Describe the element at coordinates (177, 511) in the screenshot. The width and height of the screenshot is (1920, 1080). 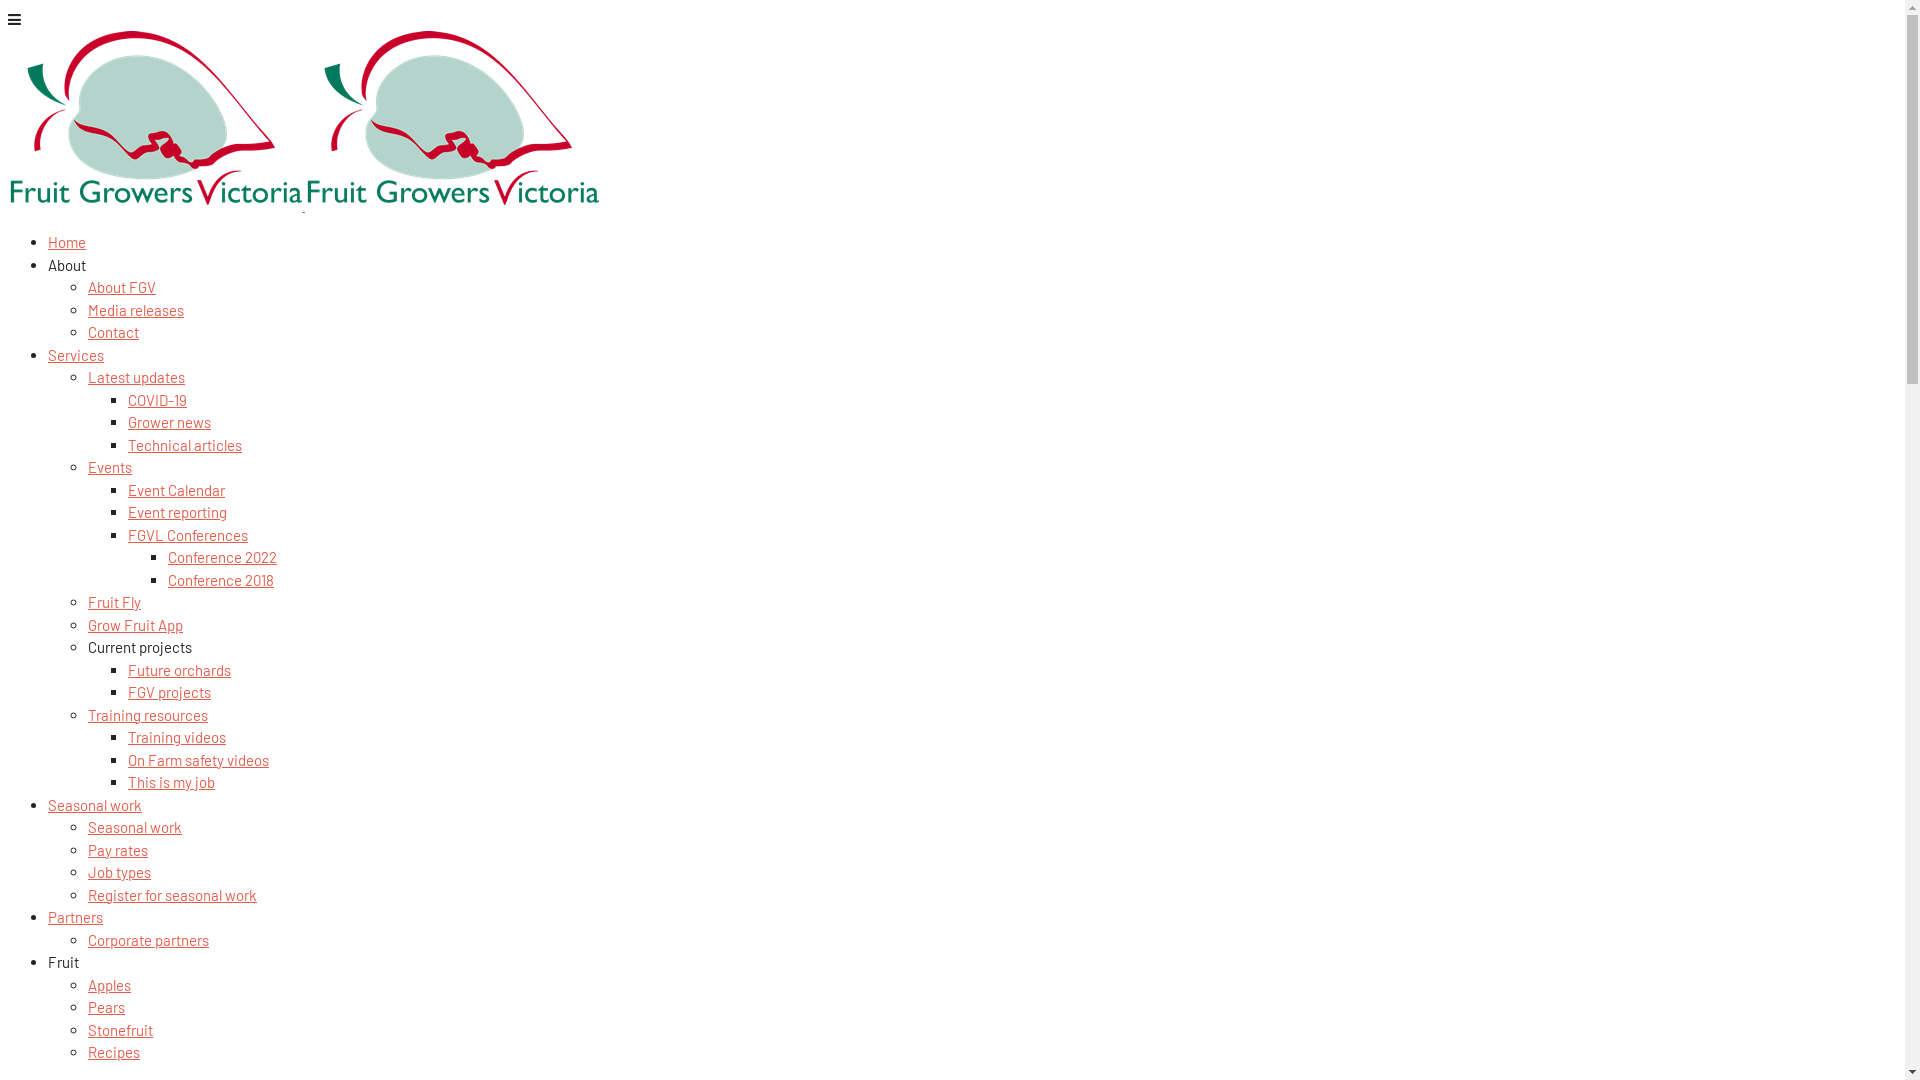
I see `'Event reporting'` at that location.